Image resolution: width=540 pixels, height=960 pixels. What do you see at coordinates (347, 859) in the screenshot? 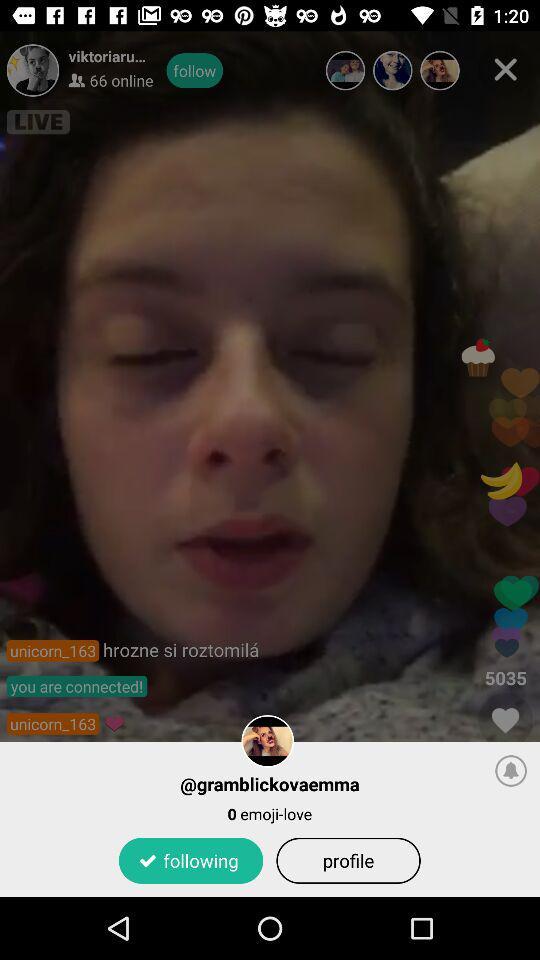
I see `the app to the right of following item` at bounding box center [347, 859].